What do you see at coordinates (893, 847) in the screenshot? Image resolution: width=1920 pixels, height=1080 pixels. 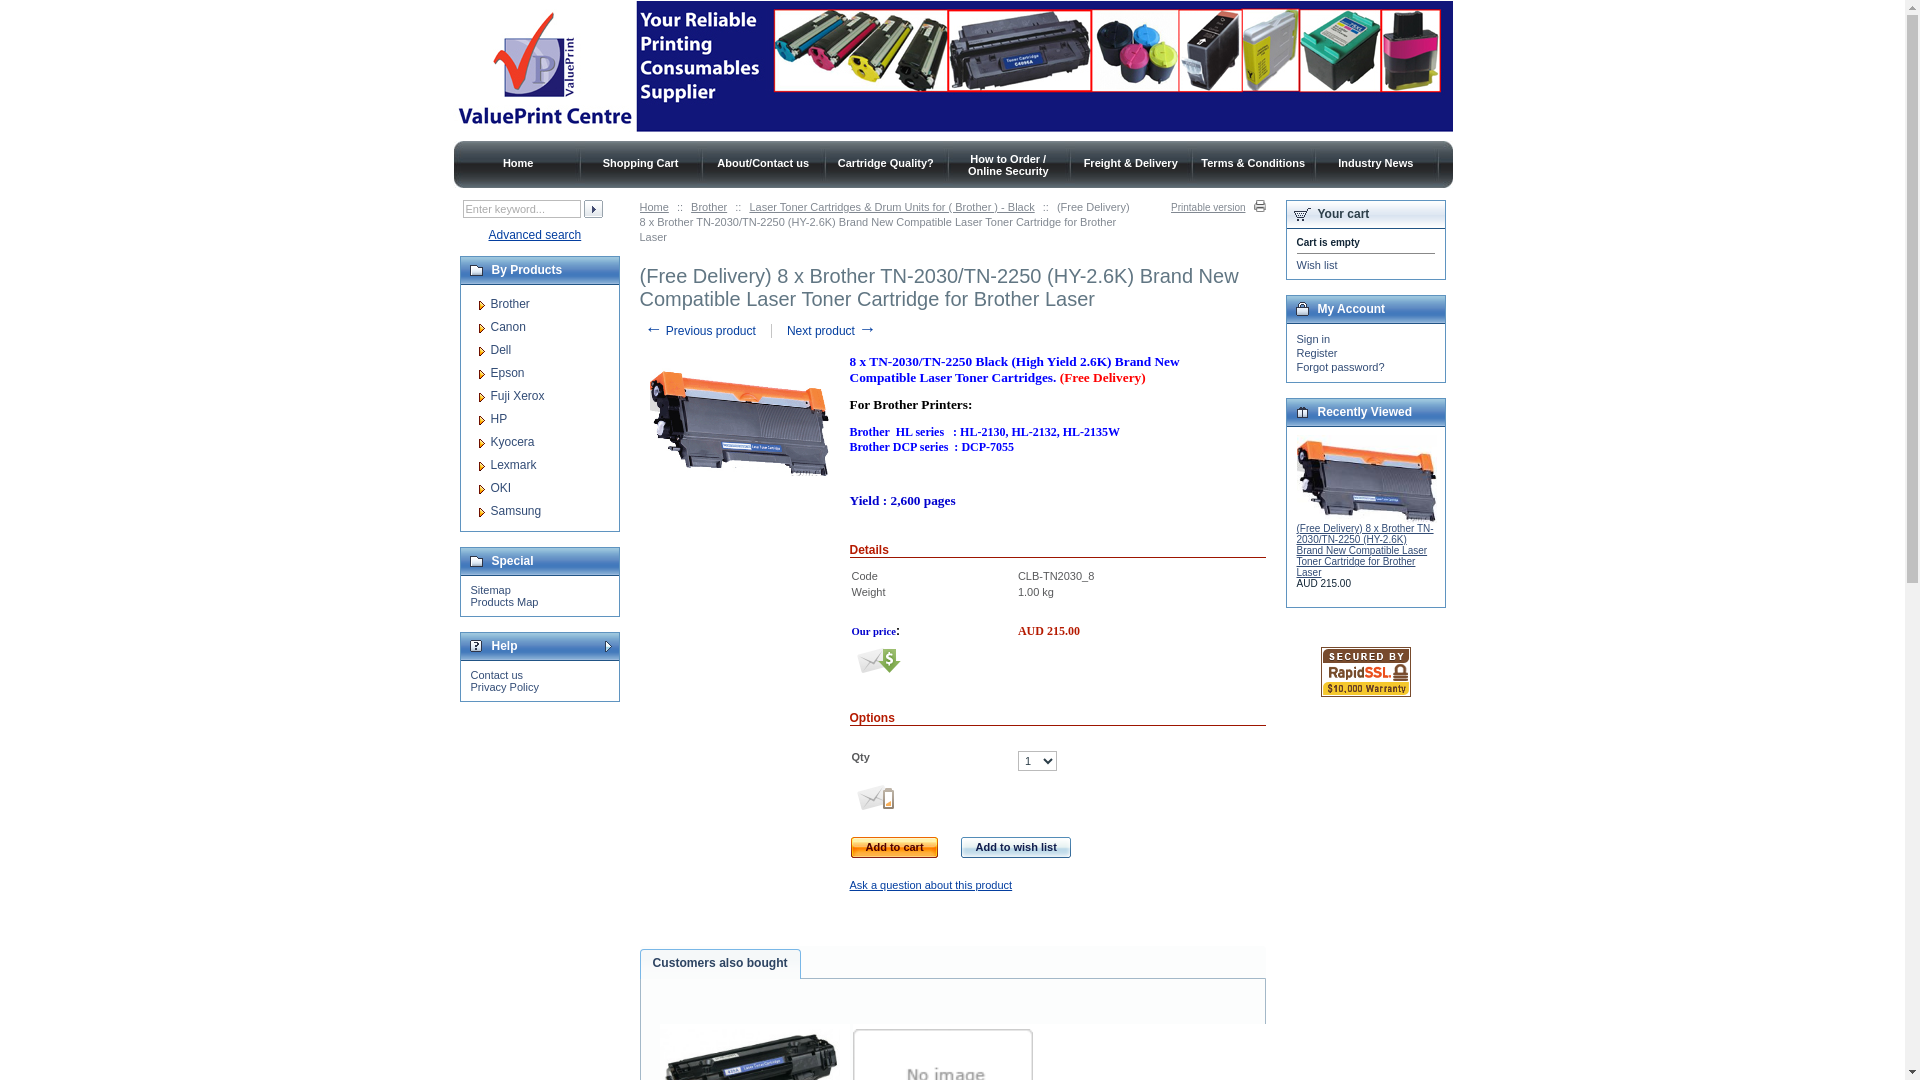 I see `'Add to cart'` at bounding box center [893, 847].